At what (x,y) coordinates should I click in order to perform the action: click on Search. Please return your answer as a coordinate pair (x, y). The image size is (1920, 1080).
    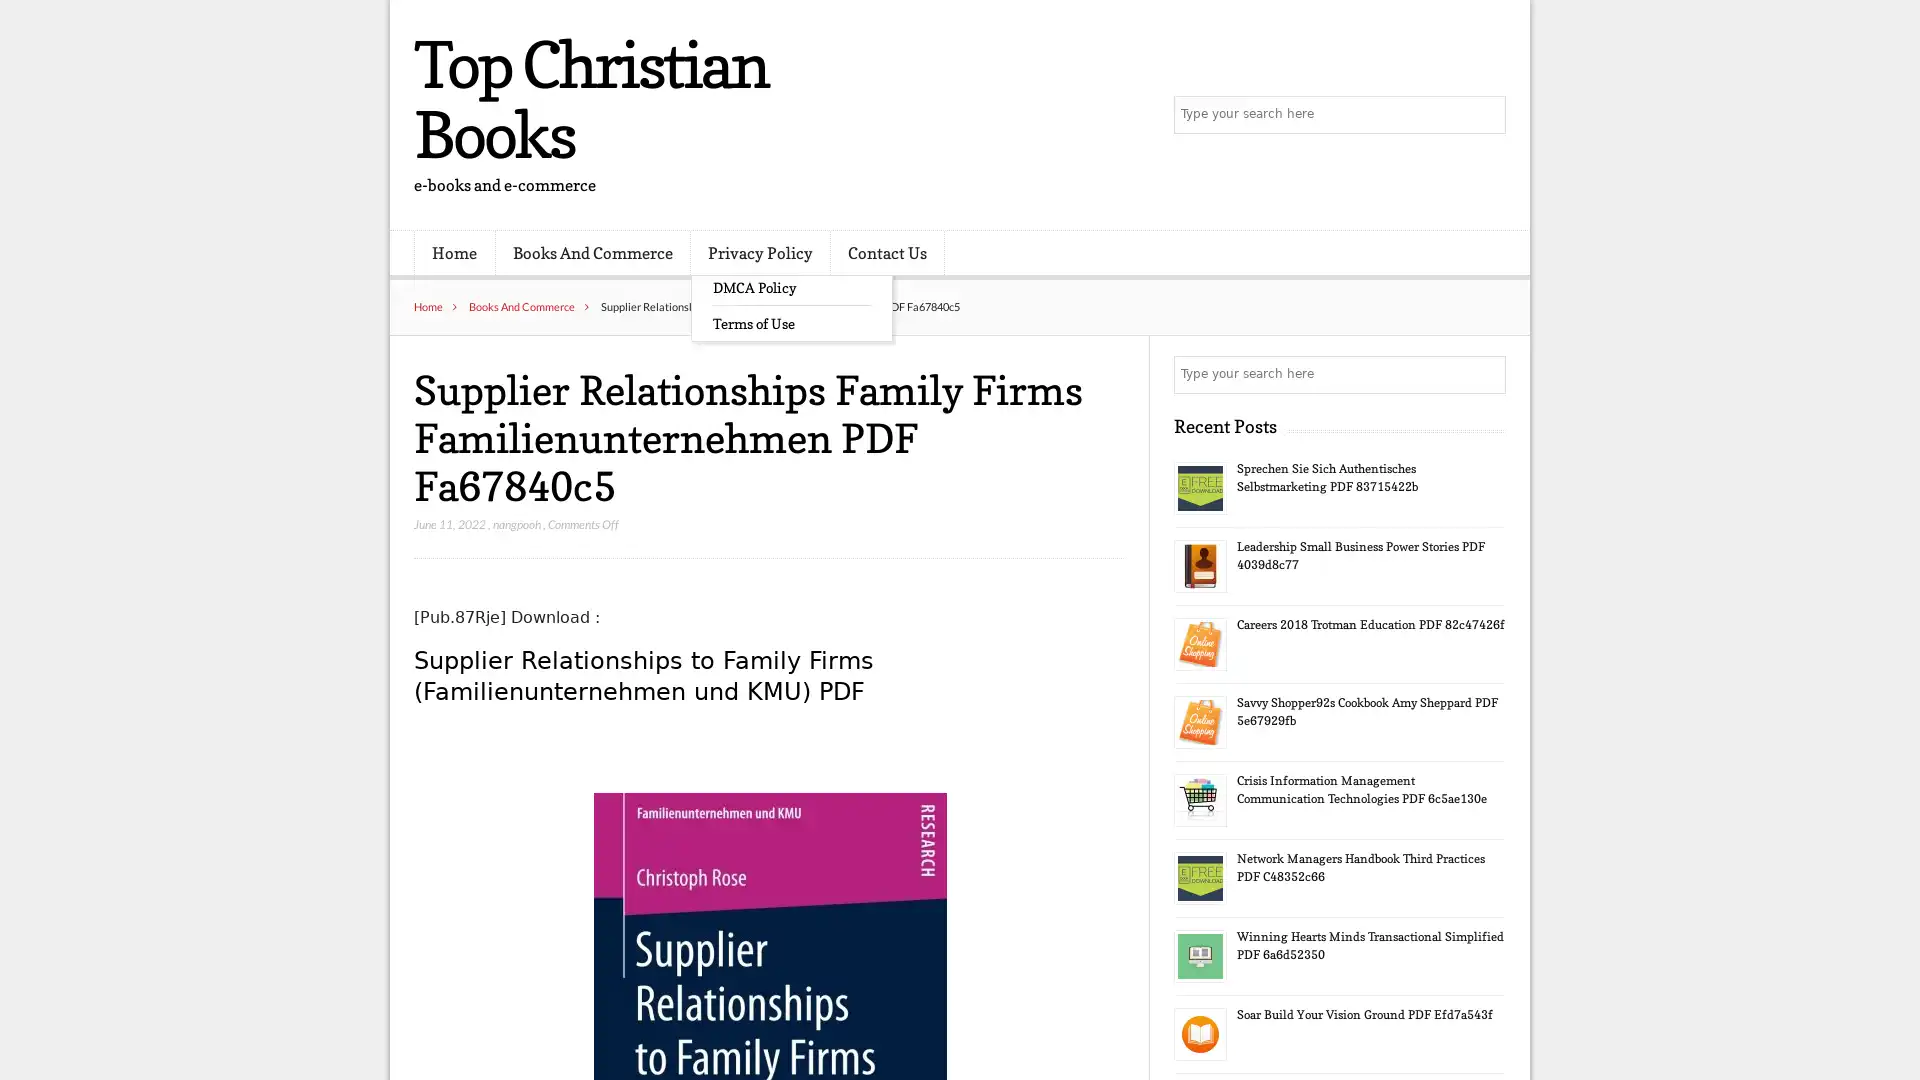
    Looking at the image, I should click on (1485, 115).